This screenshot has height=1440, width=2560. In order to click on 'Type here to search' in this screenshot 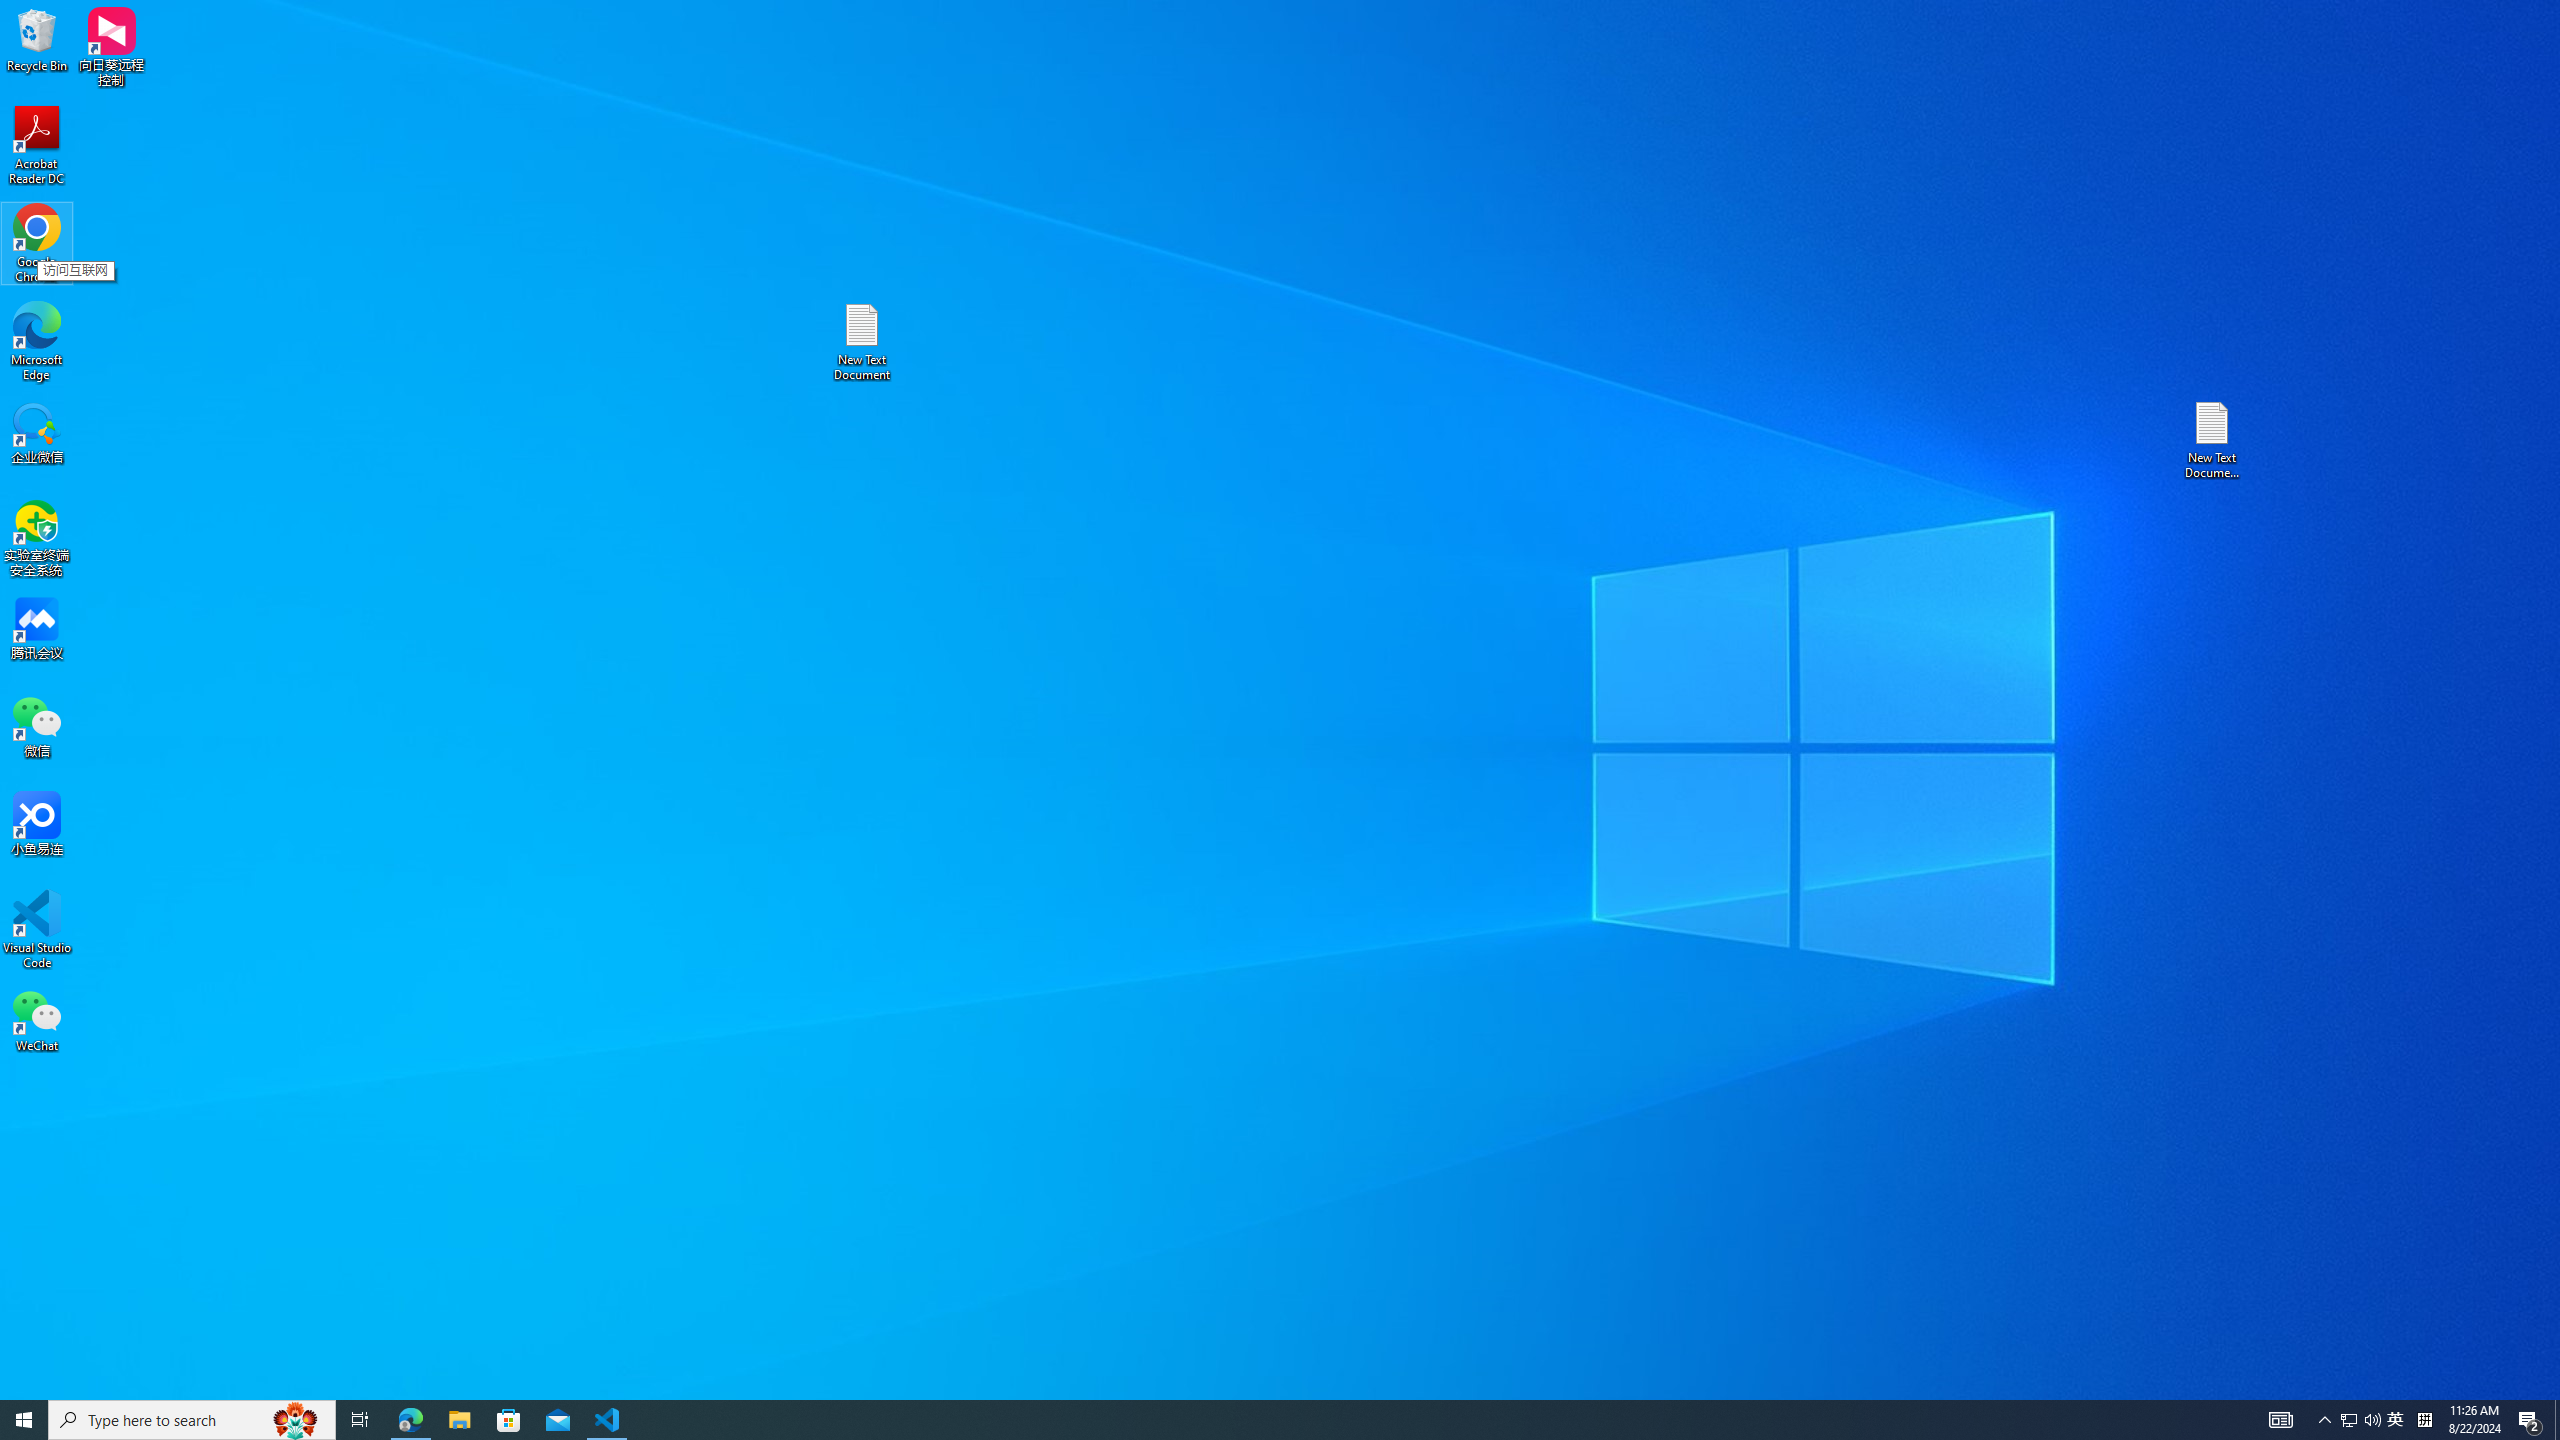, I will do `click(191, 1418)`.